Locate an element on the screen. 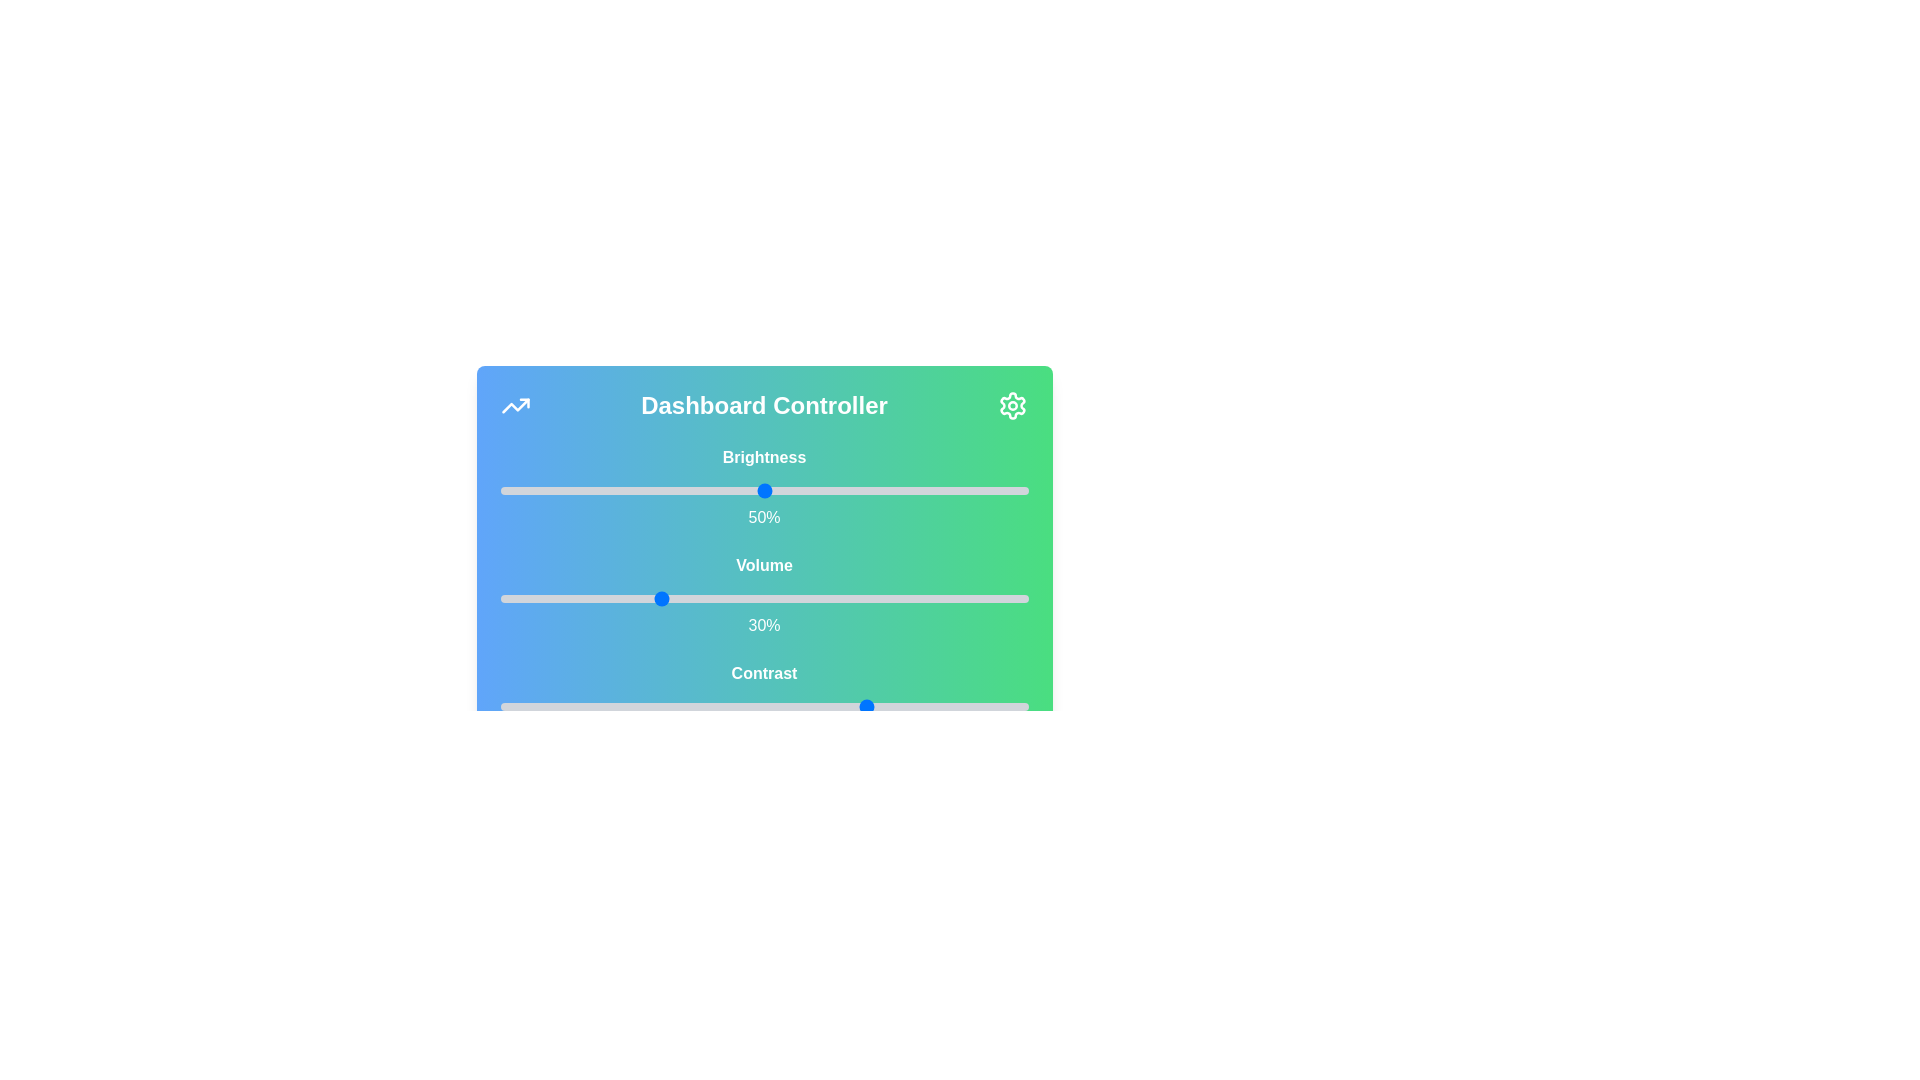  the trending icon in the top-left corner of the Dashboard Controller is located at coordinates (515, 405).